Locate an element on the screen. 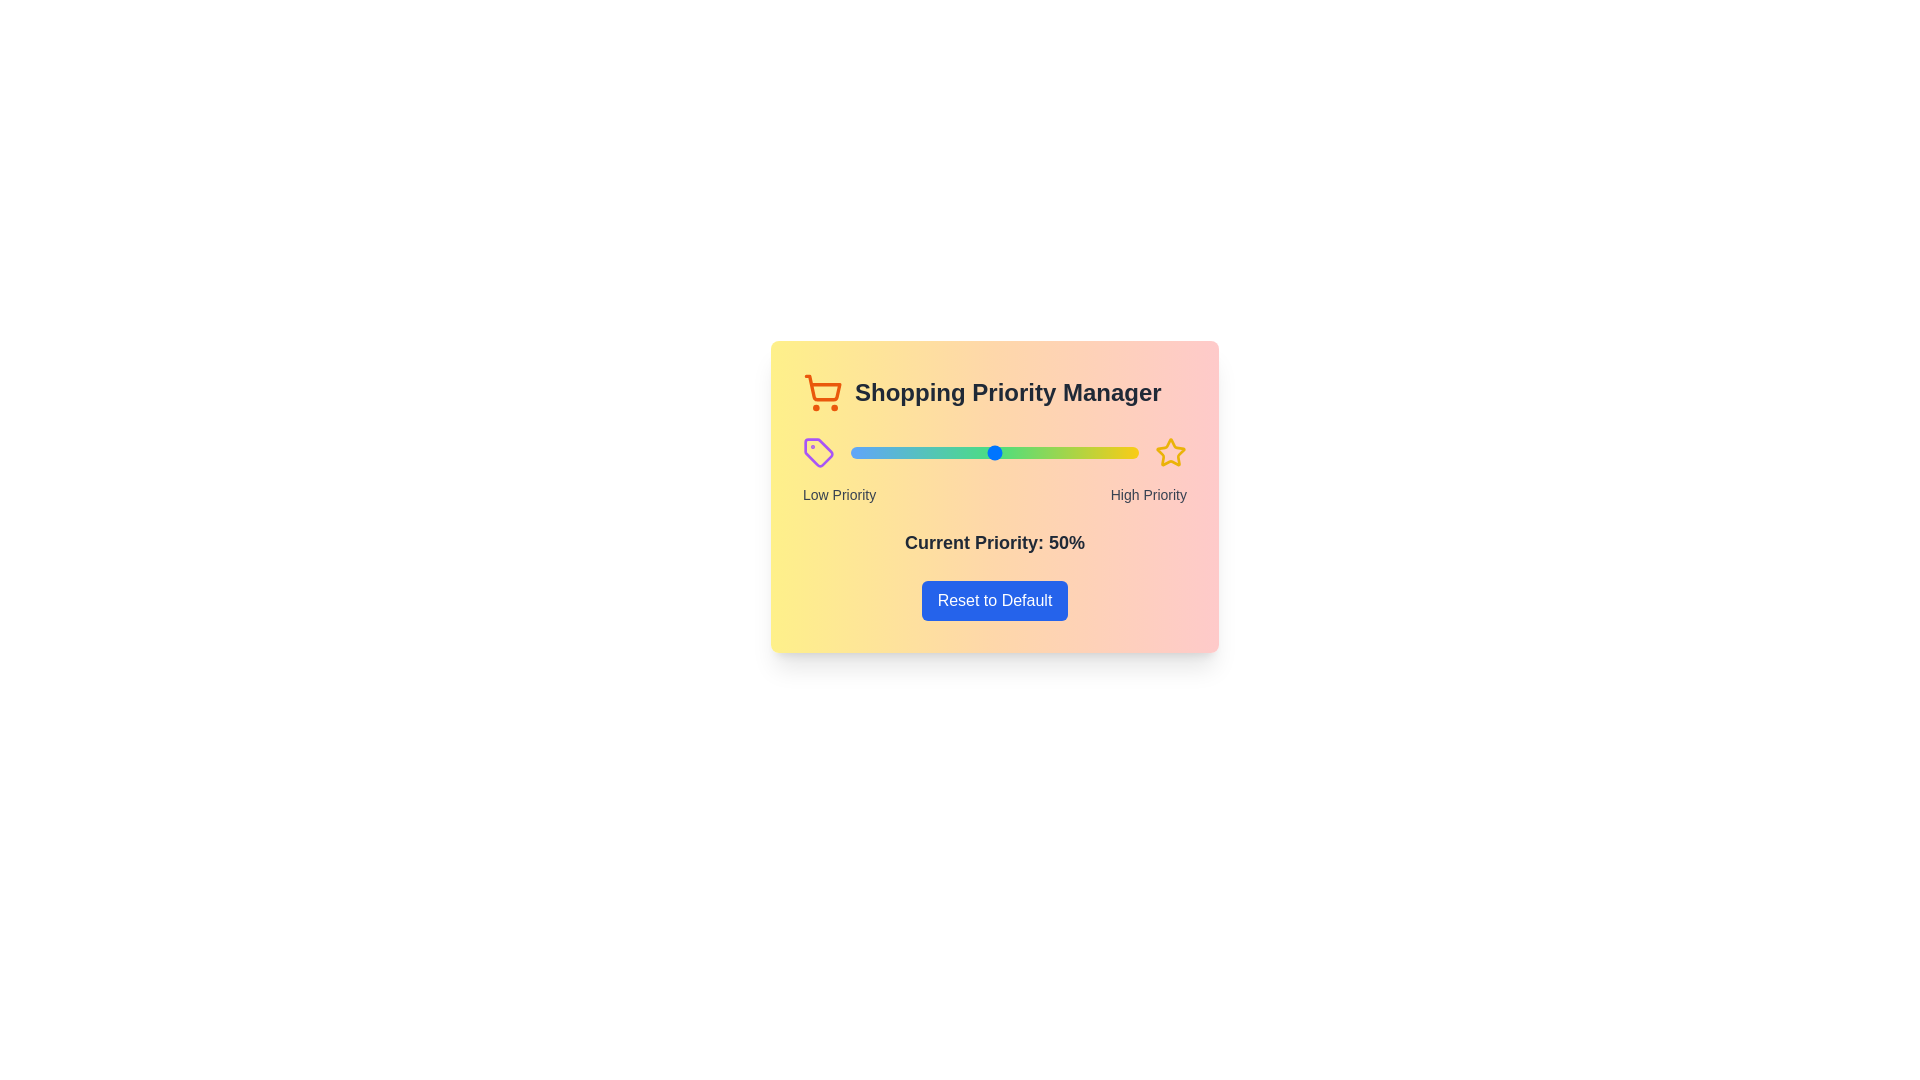 This screenshot has height=1080, width=1920. the 'Reset to Default' button is located at coordinates (994, 600).